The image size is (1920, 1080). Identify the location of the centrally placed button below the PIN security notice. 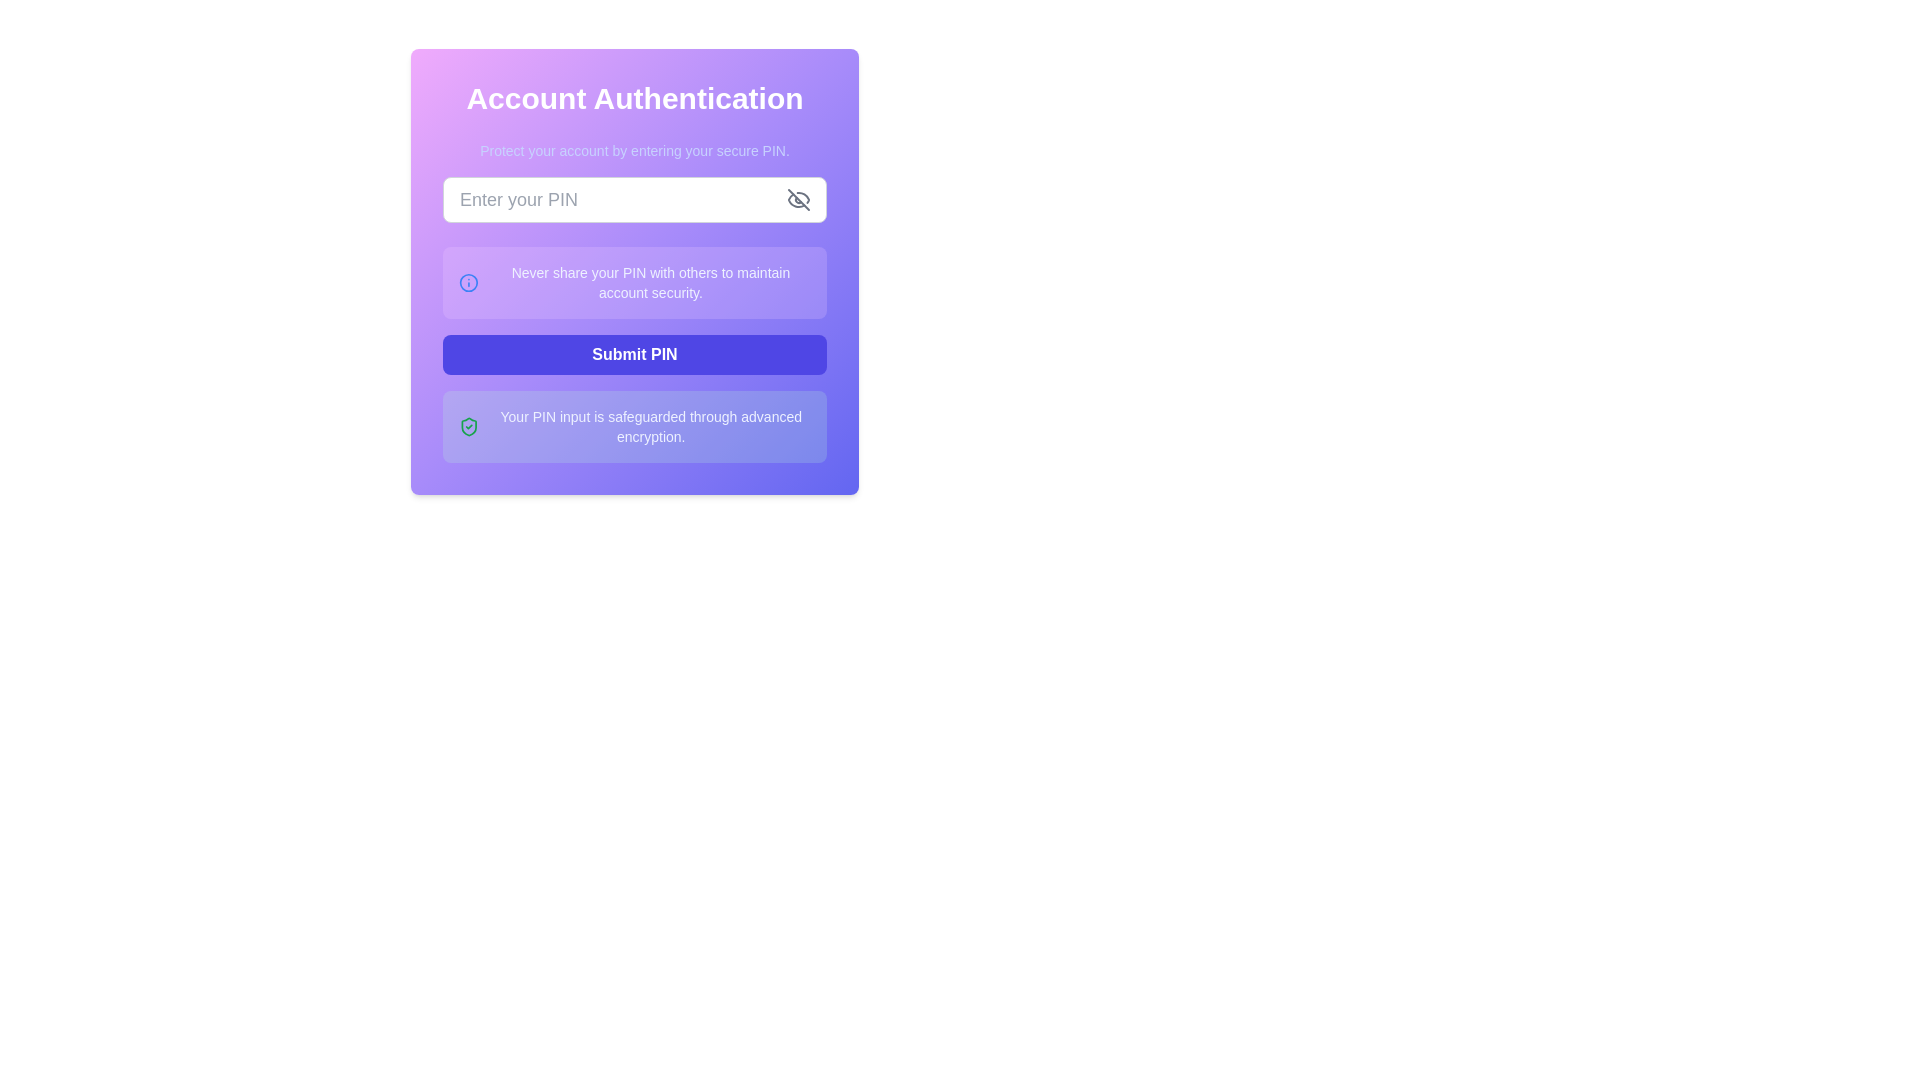
(633, 353).